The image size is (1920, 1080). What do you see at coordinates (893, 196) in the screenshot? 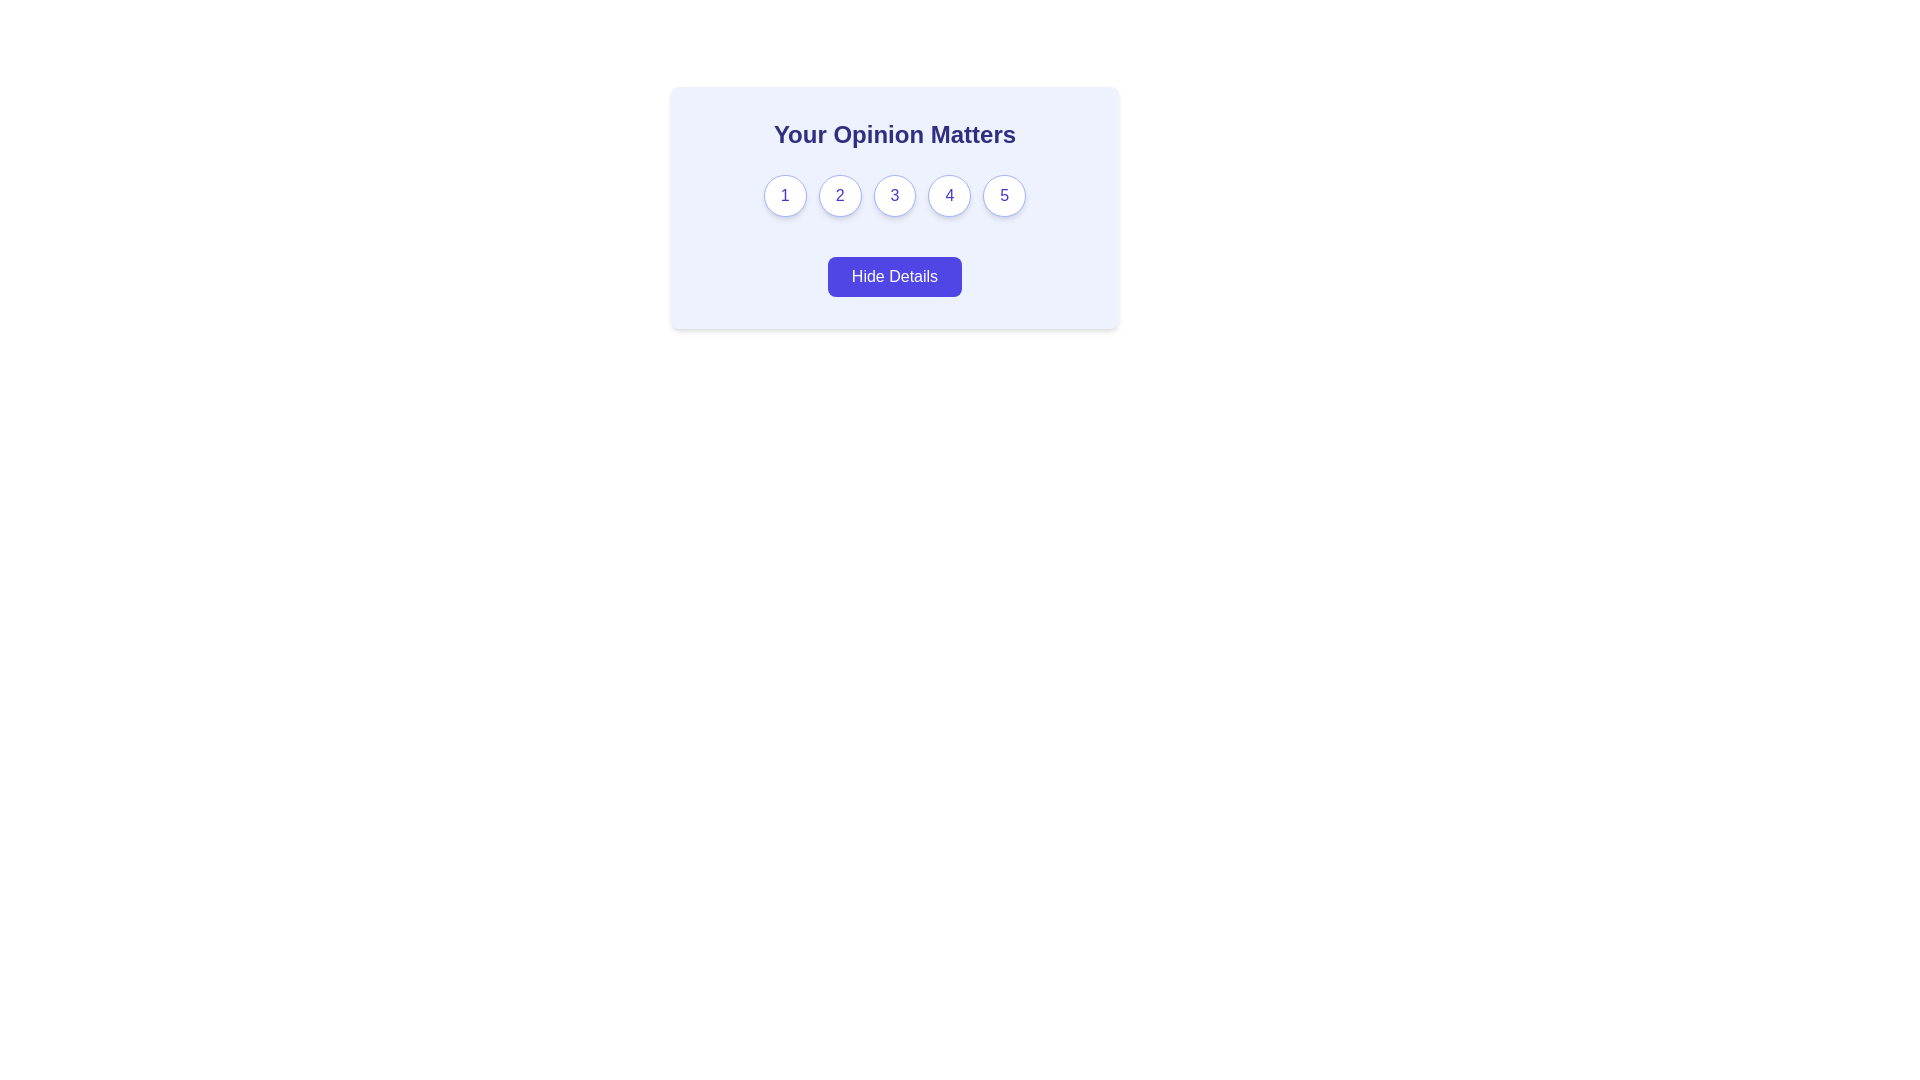
I see `the circular button displaying '3' with a white background and indigo border` at bounding box center [893, 196].